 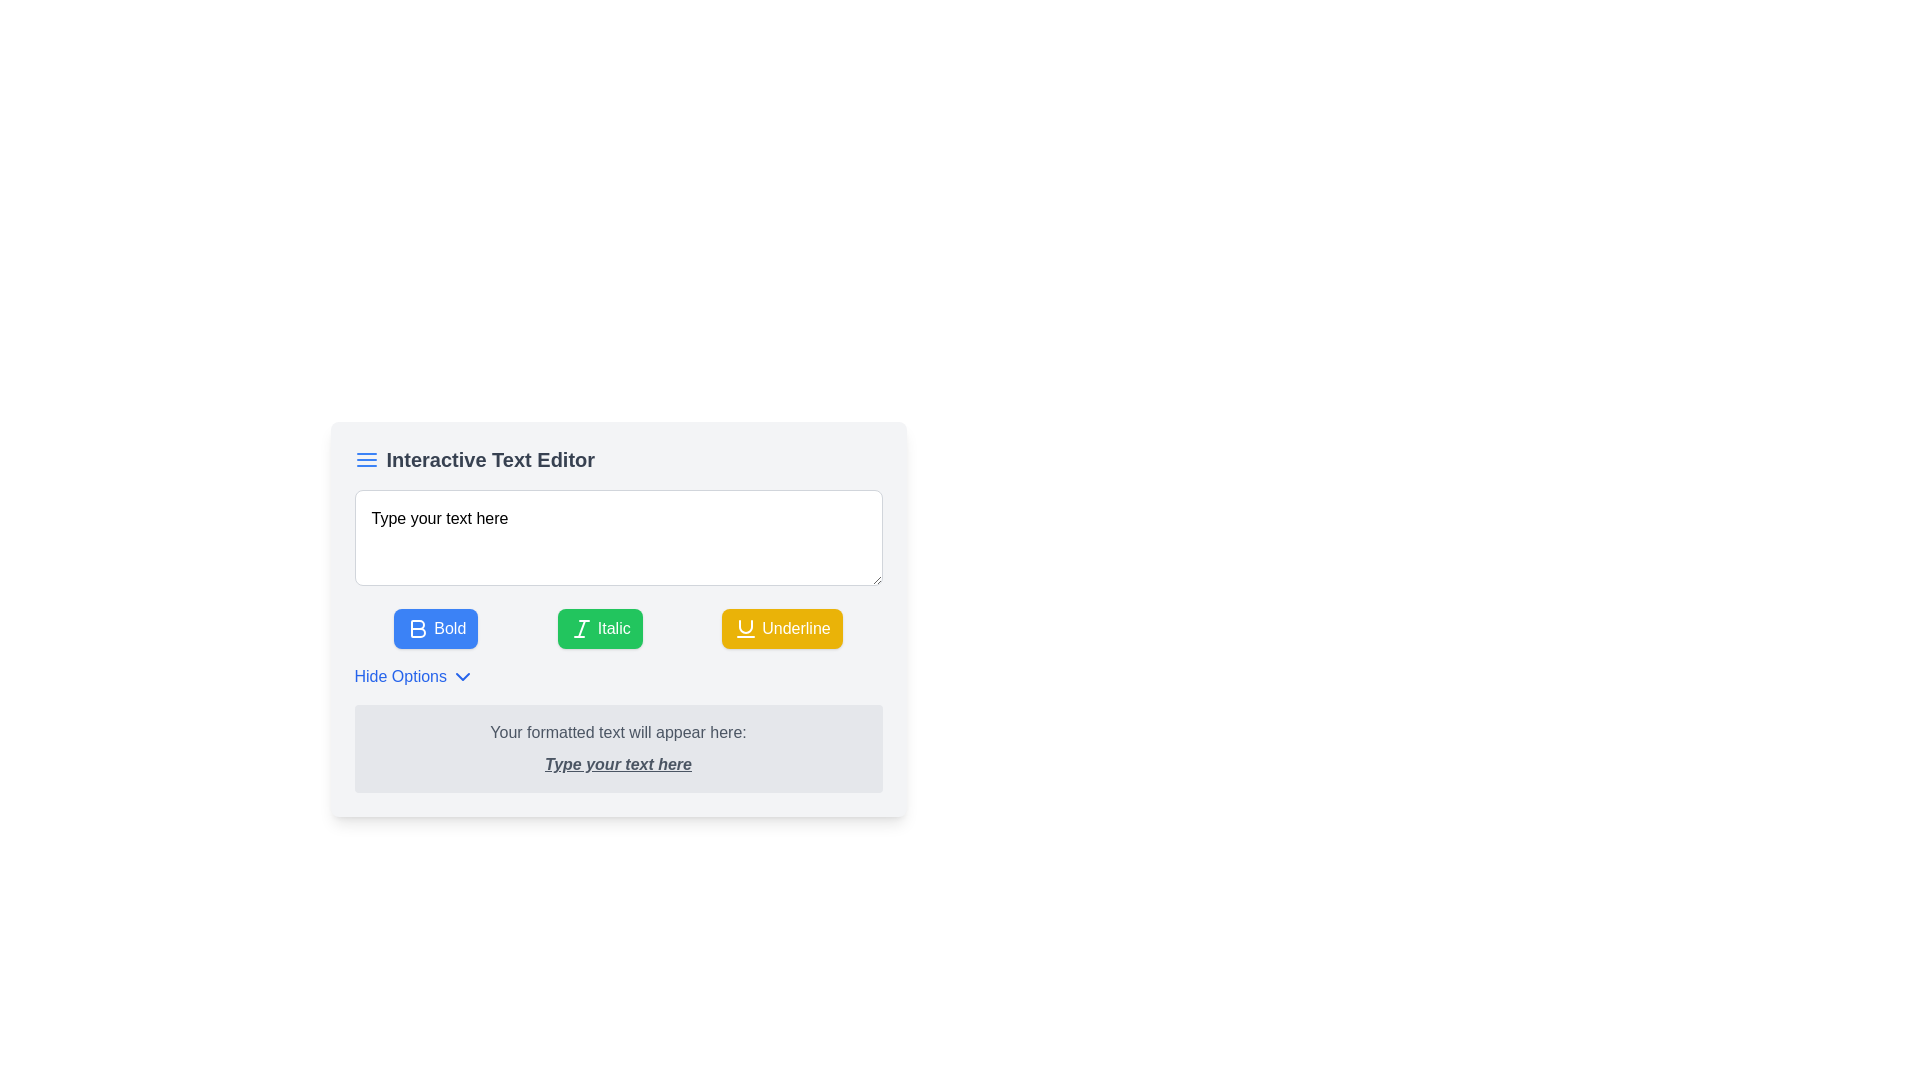 I want to click on the central vertical line of the italic text styling icon located in the toolbar under the text input field, so click(x=580, y=627).